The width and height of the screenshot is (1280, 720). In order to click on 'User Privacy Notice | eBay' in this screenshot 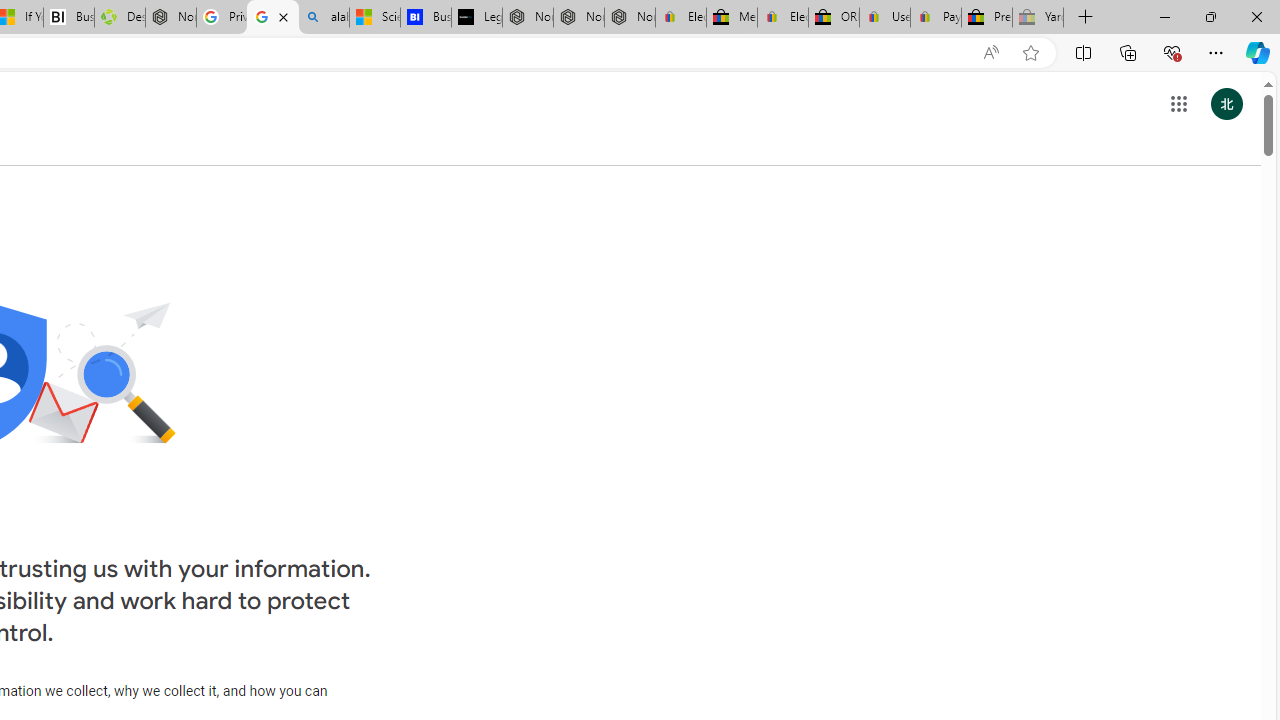, I will do `click(884, 17)`.